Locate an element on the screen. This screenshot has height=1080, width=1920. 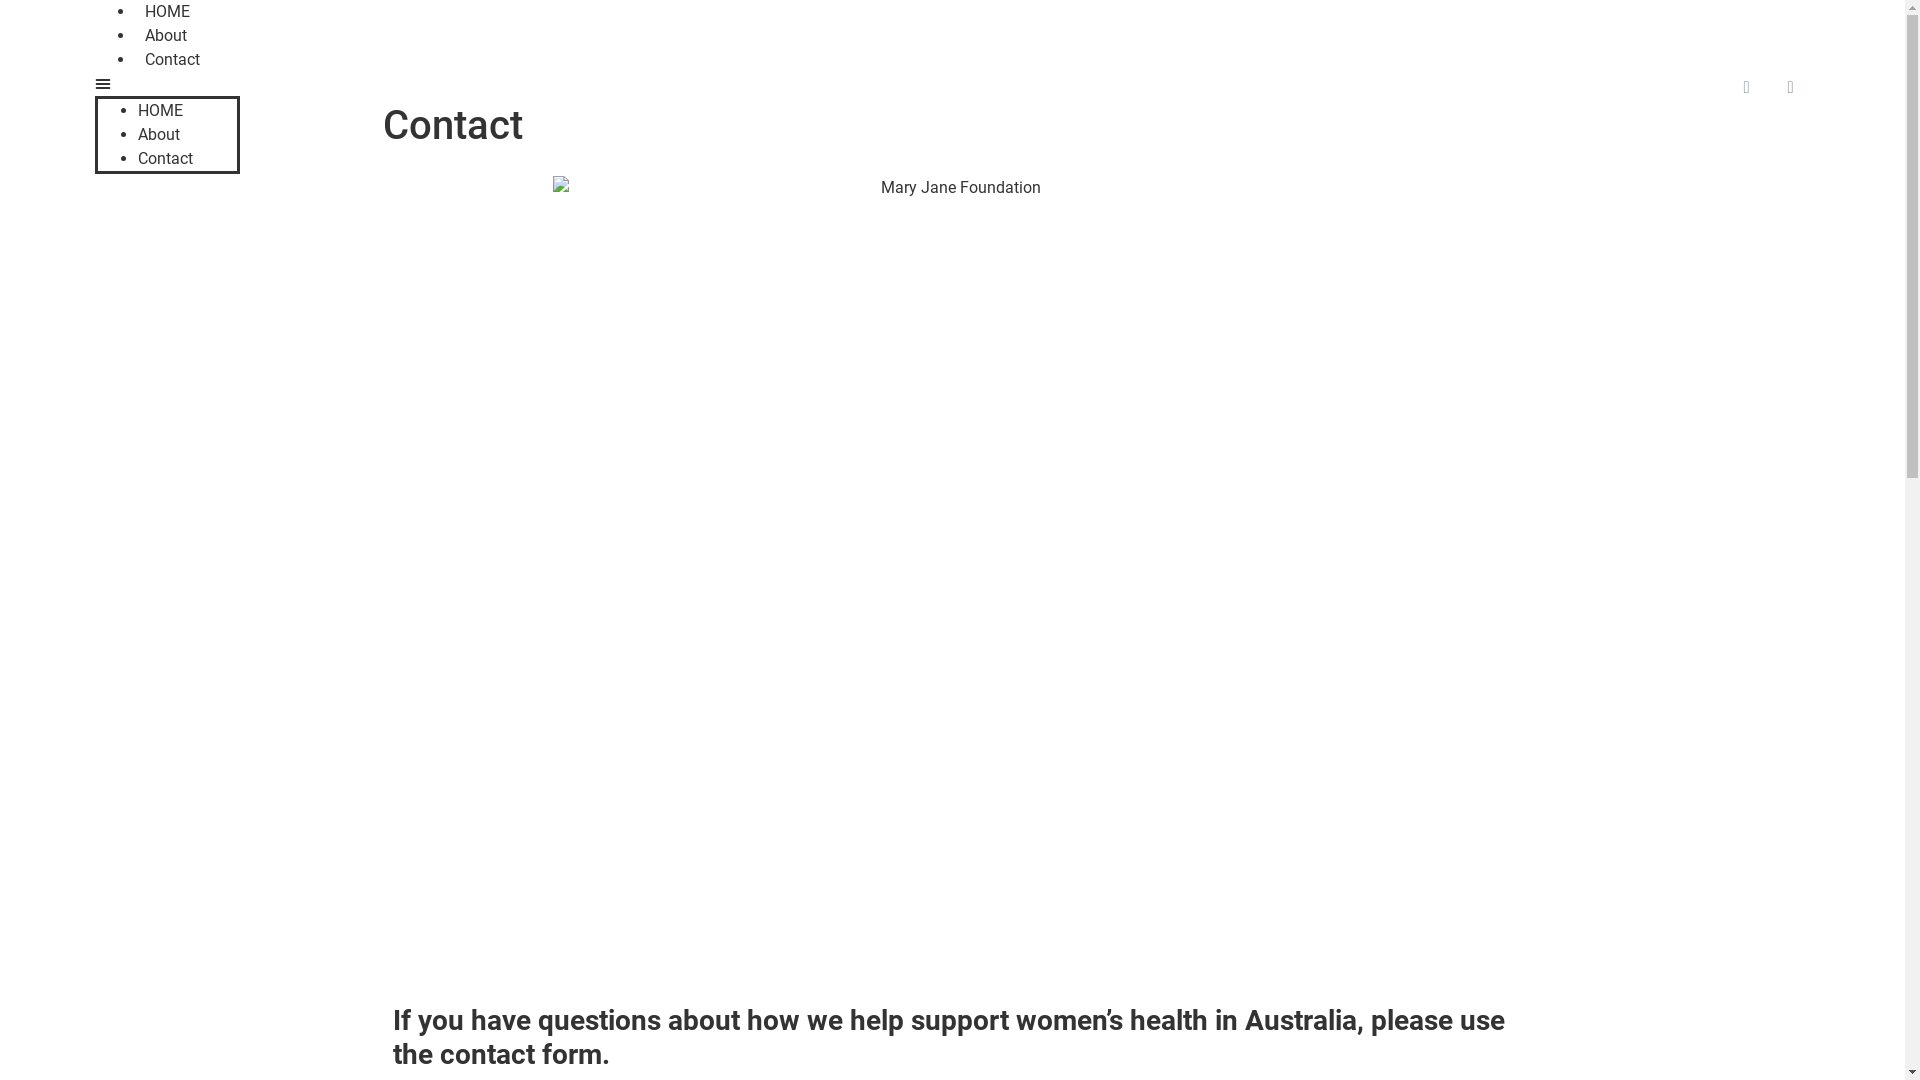
'Contact' is located at coordinates (172, 58).